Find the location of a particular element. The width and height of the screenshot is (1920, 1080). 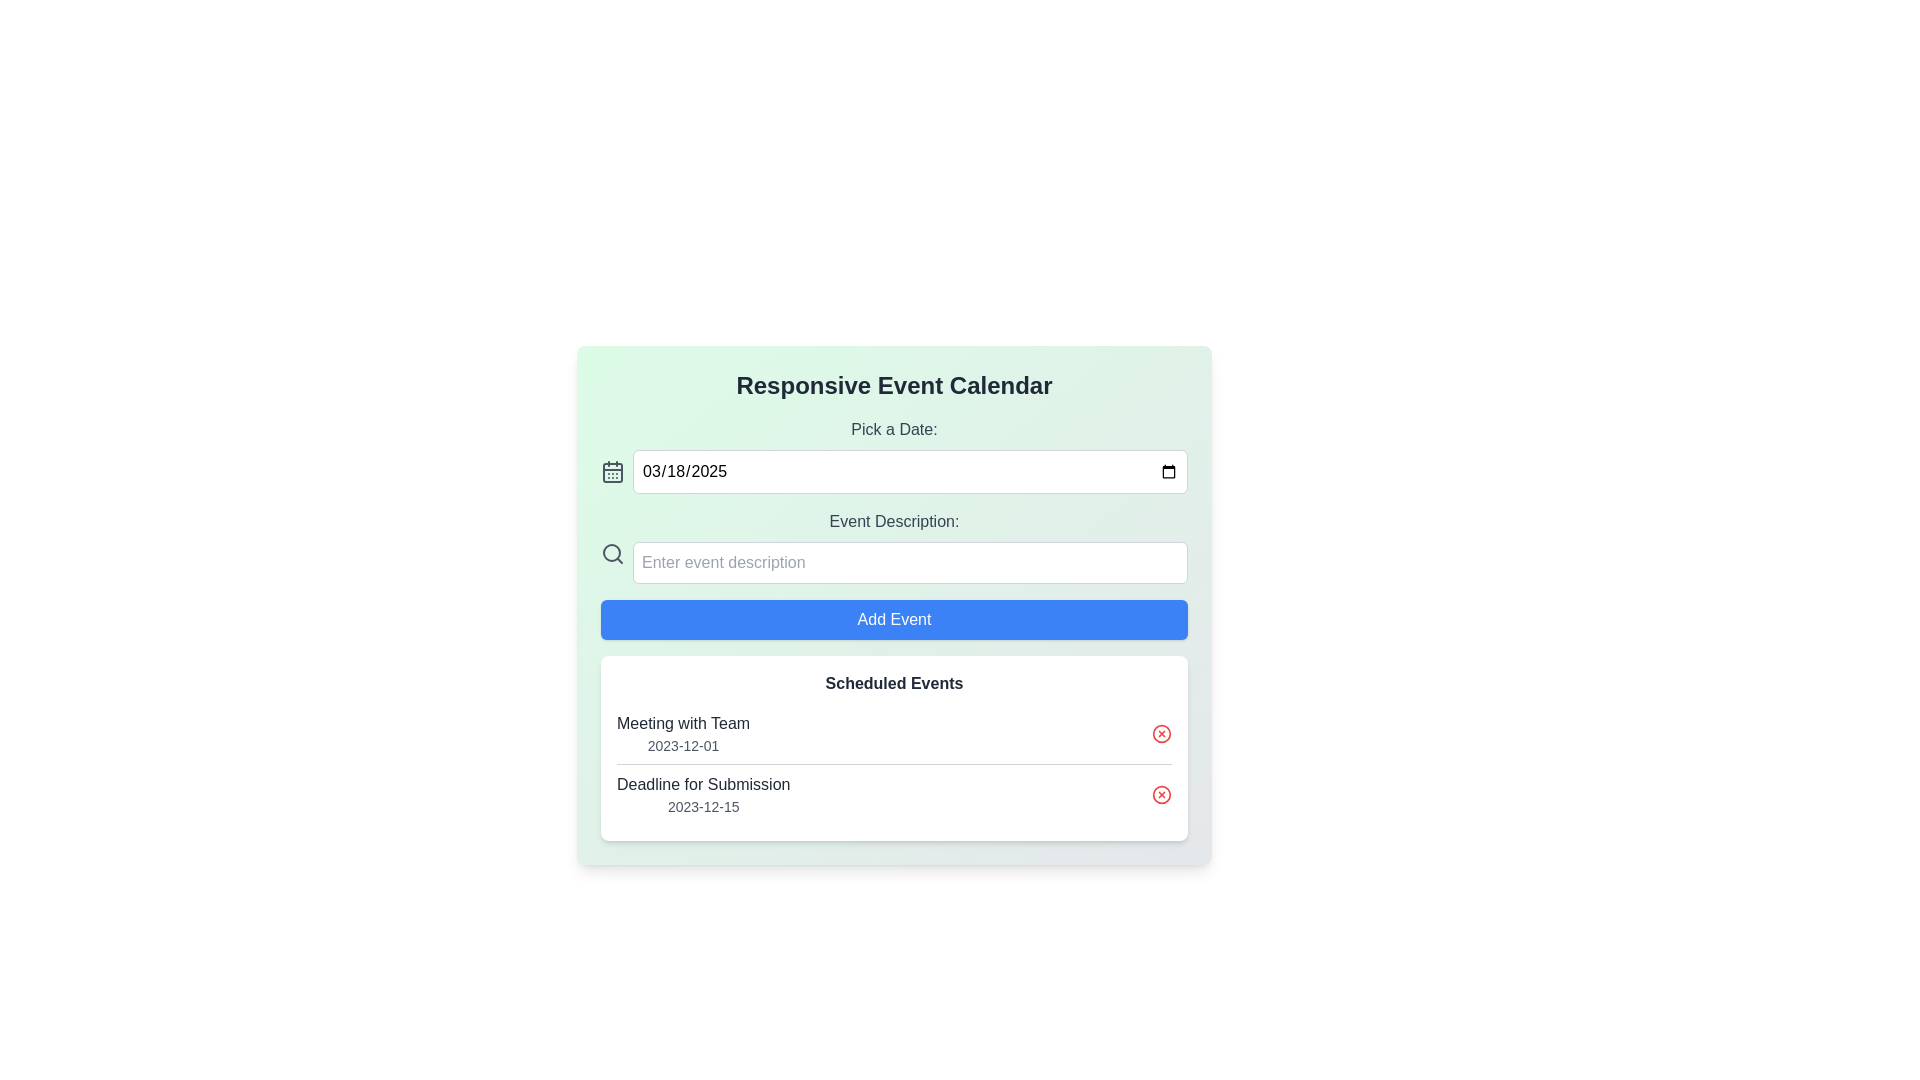

the text input field located below the date picker in the 'Responsive Event Calendar' to focus on it is located at coordinates (893, 547).